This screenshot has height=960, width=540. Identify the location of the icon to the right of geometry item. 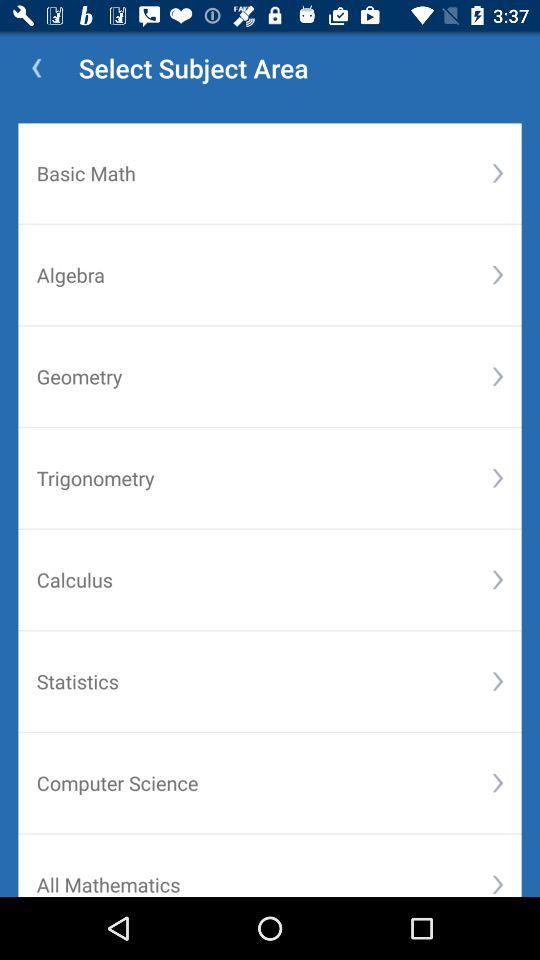
(496, 375).